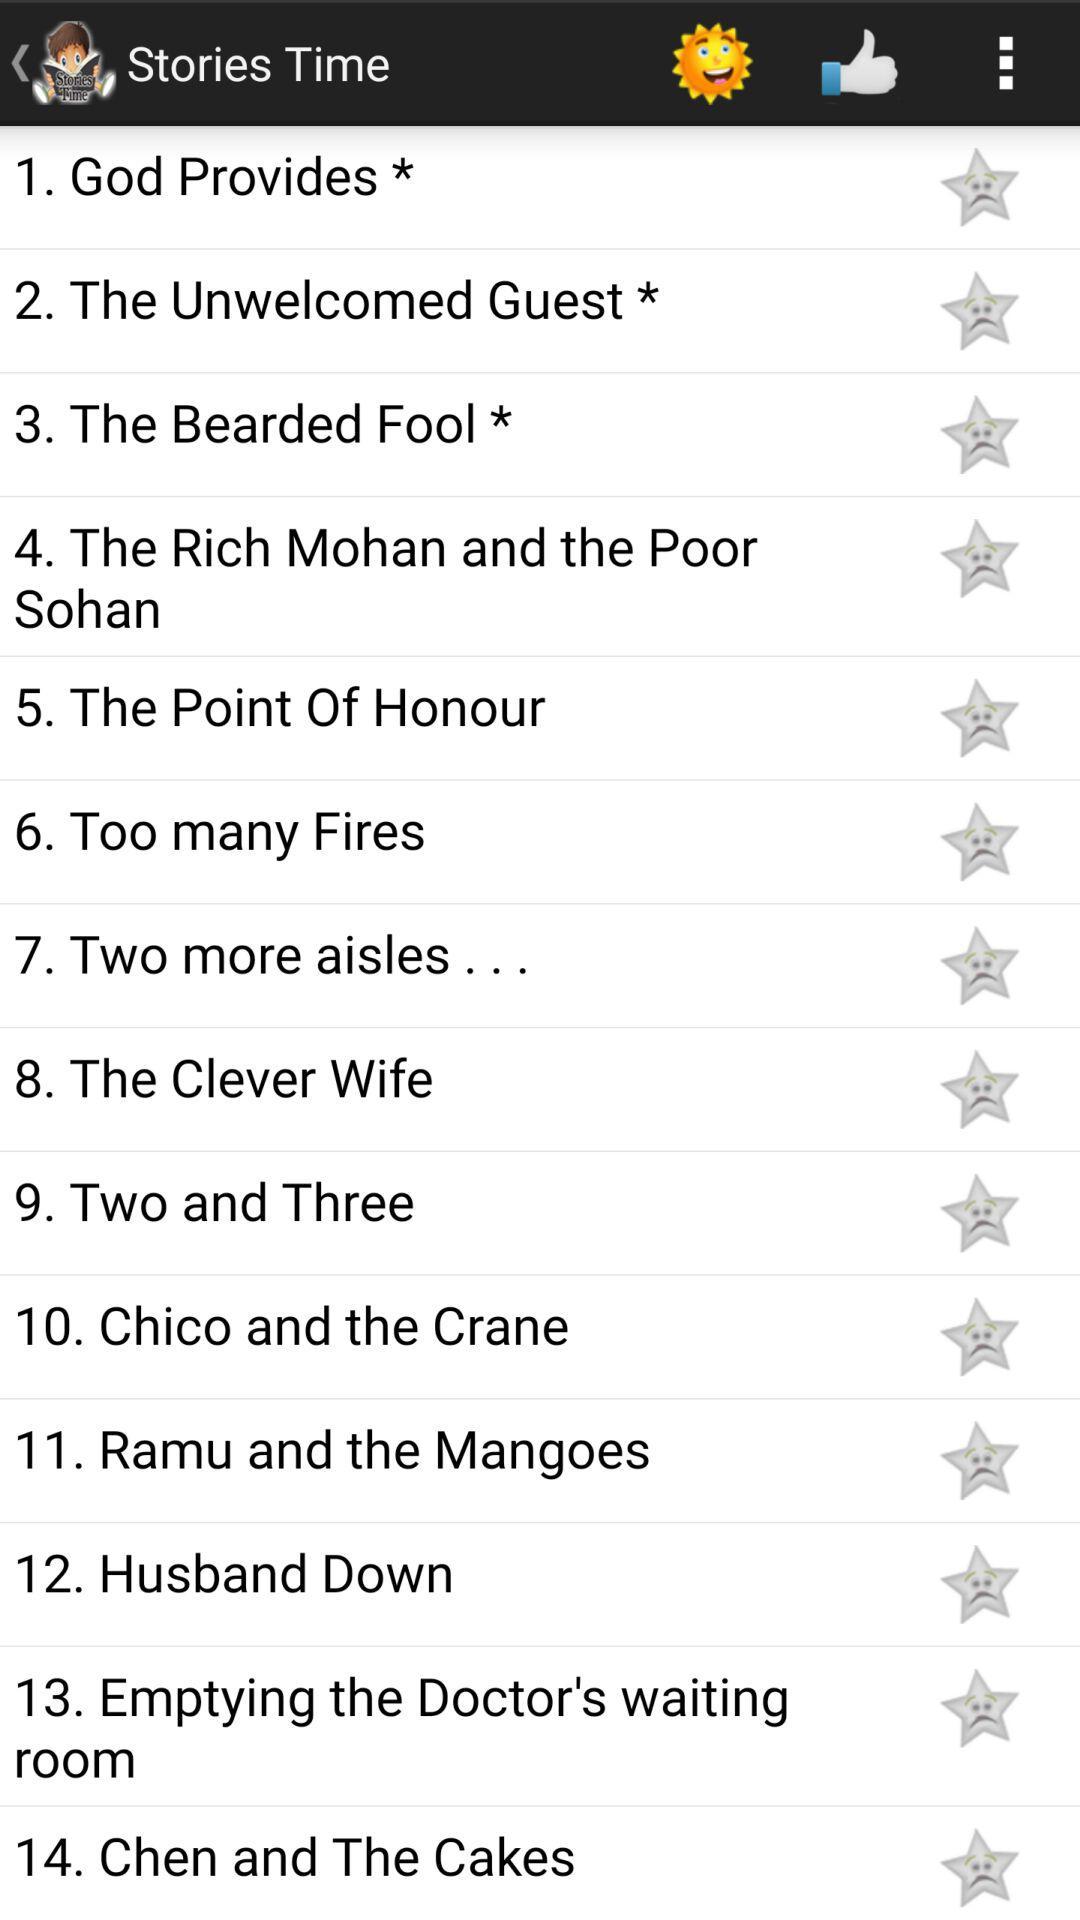 The height and width of the screenshot is (1920, 1080). I want to click on a story, so click(978, 433).